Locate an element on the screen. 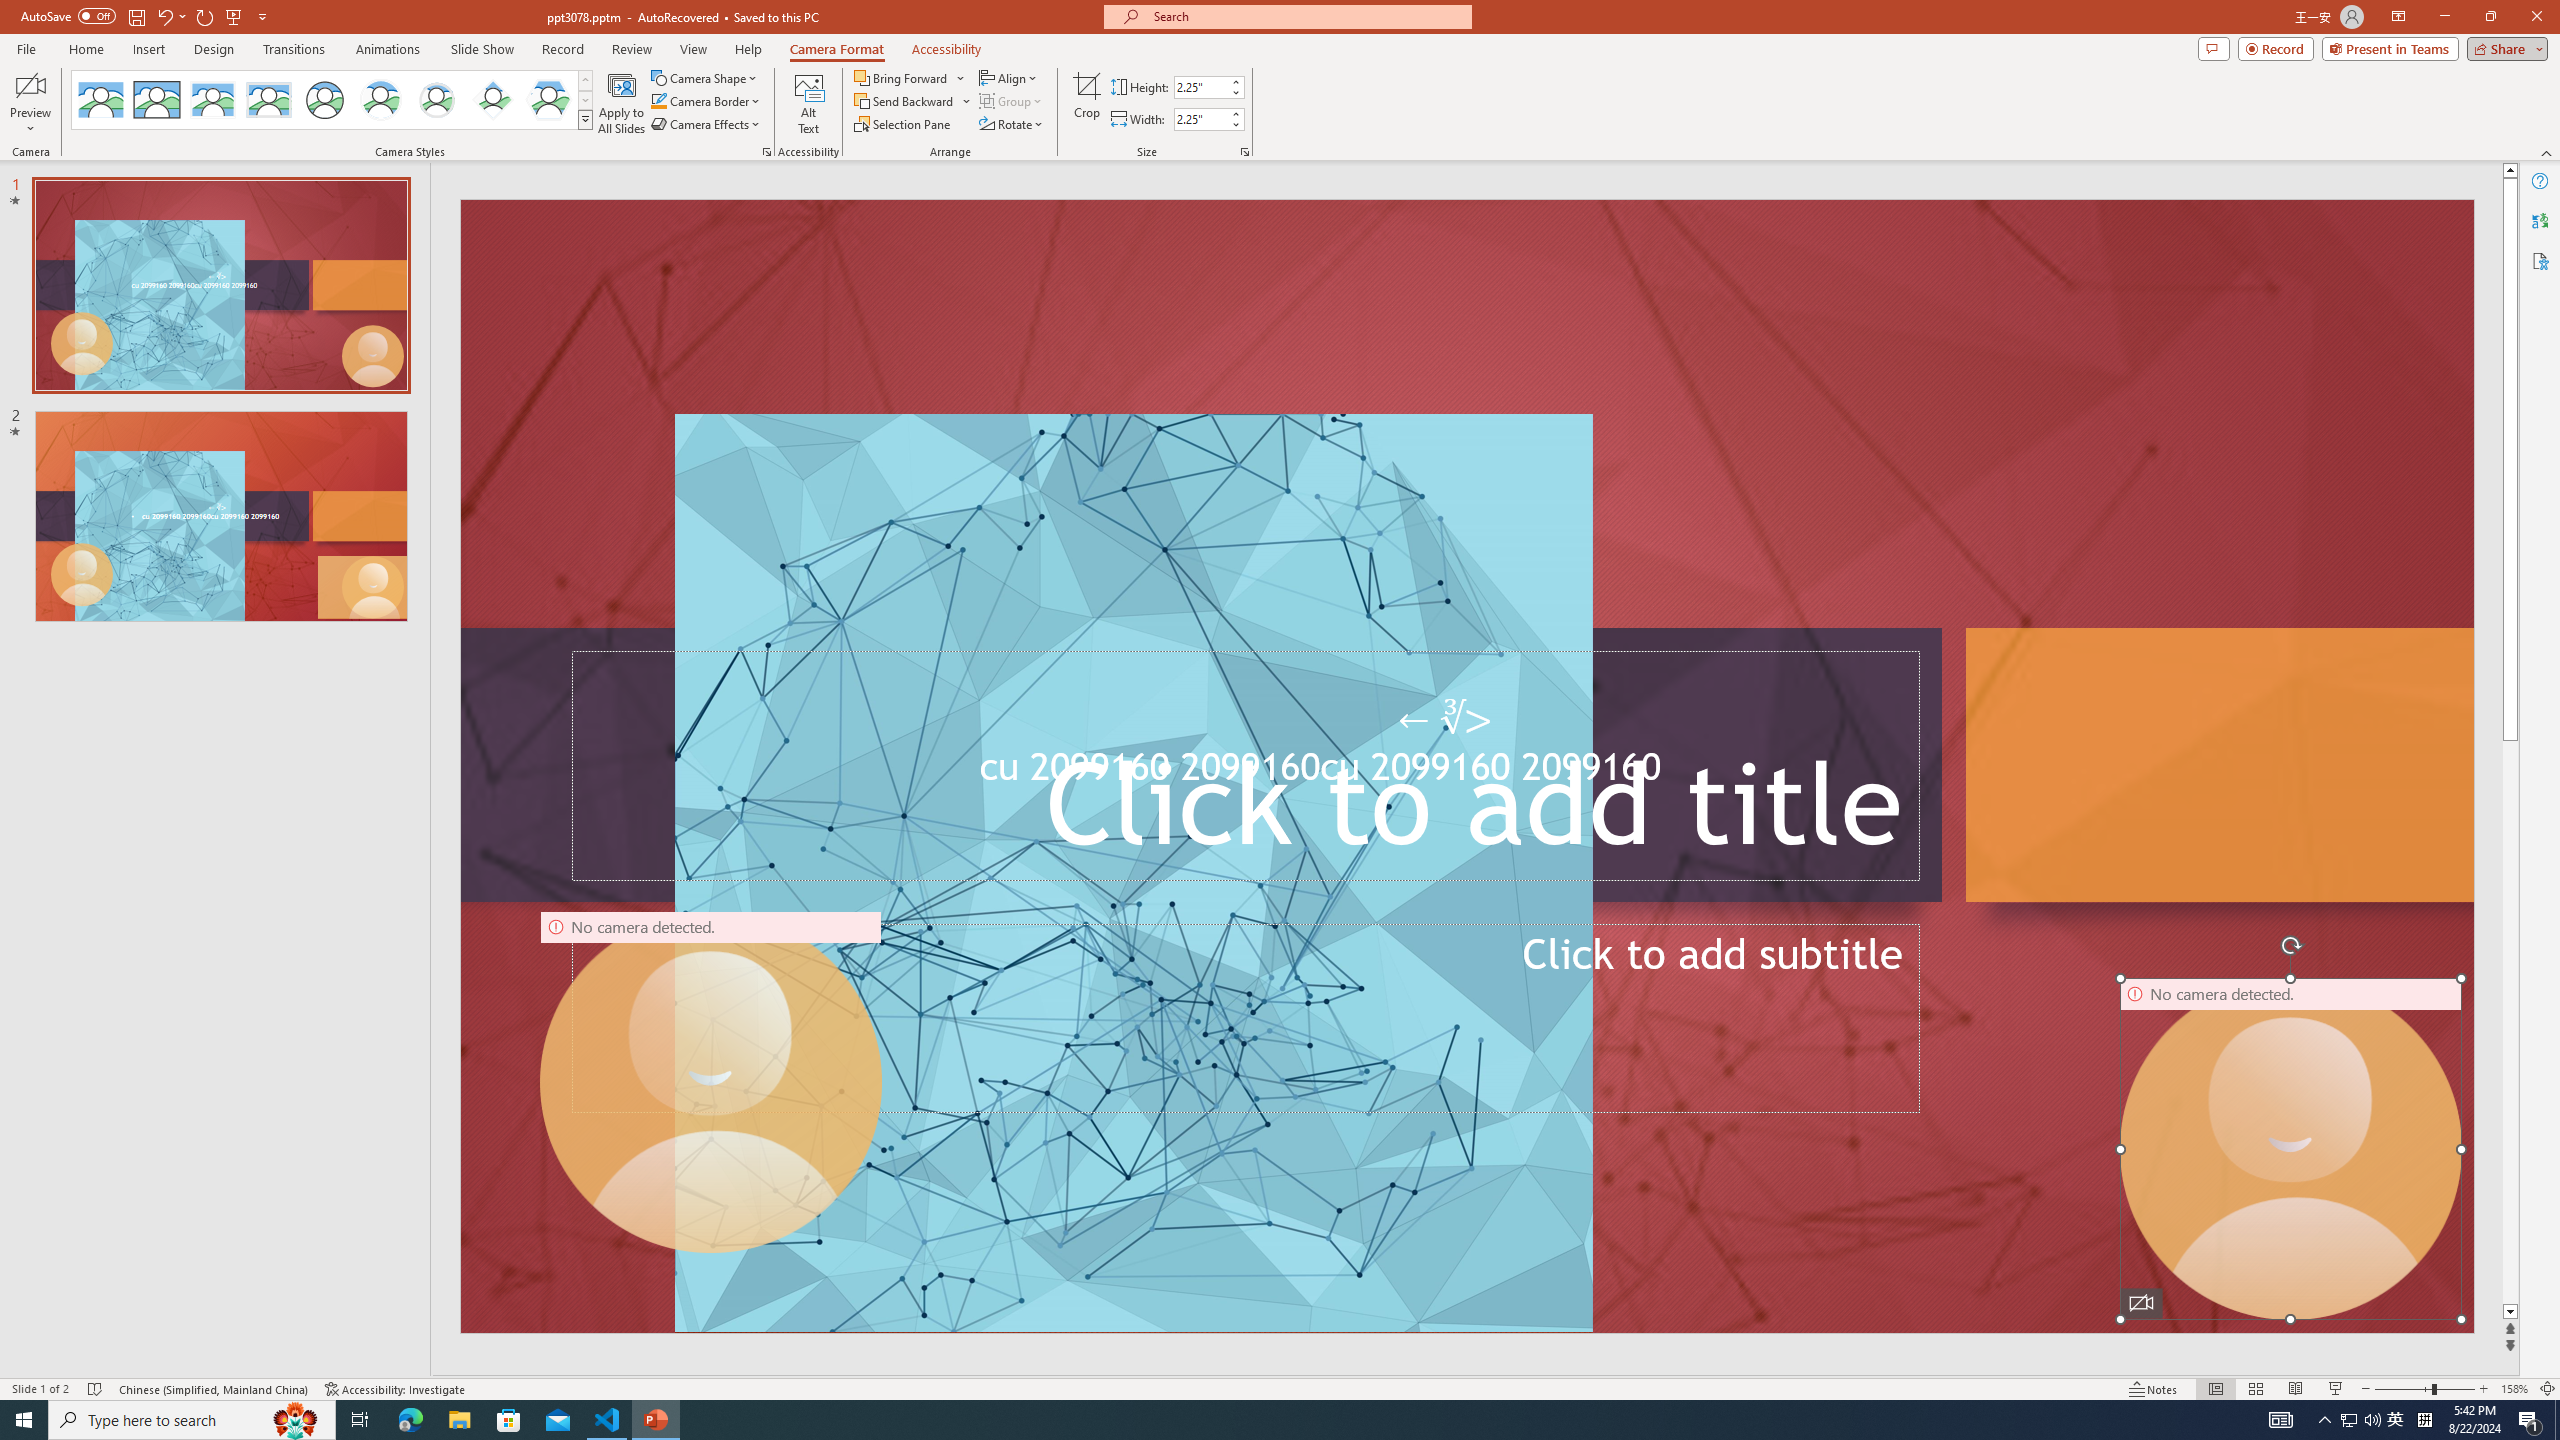 This screenshot has height=1440, width=2560. 'Cameo Width' is located at coordinates (1199, 118).